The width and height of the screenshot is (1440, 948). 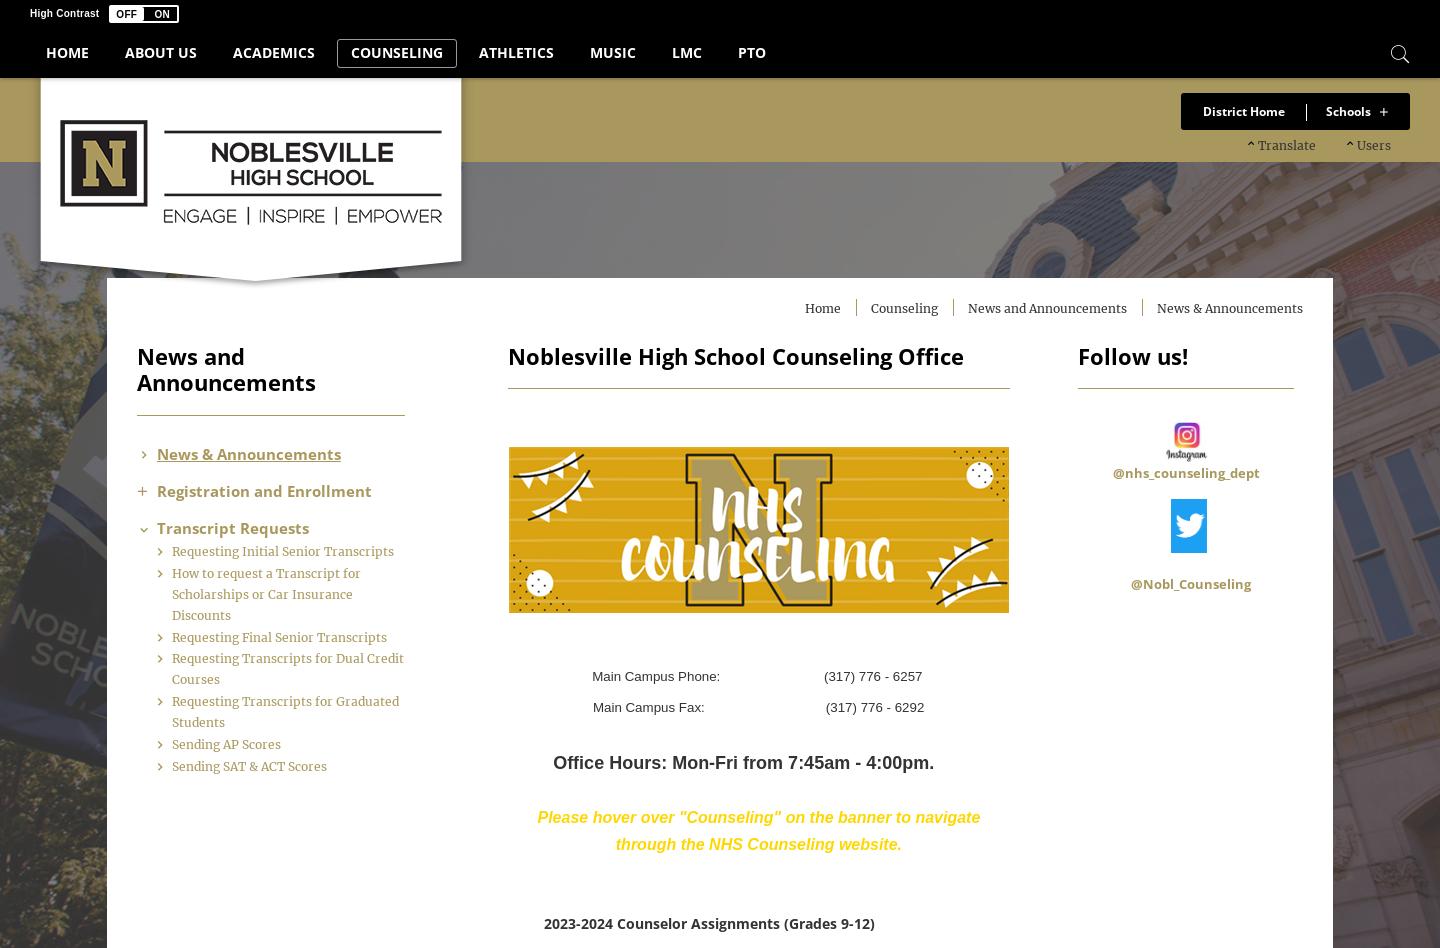 I want to click on 'Requesting Final Senior Transcripts', so click(x=281, y=666).